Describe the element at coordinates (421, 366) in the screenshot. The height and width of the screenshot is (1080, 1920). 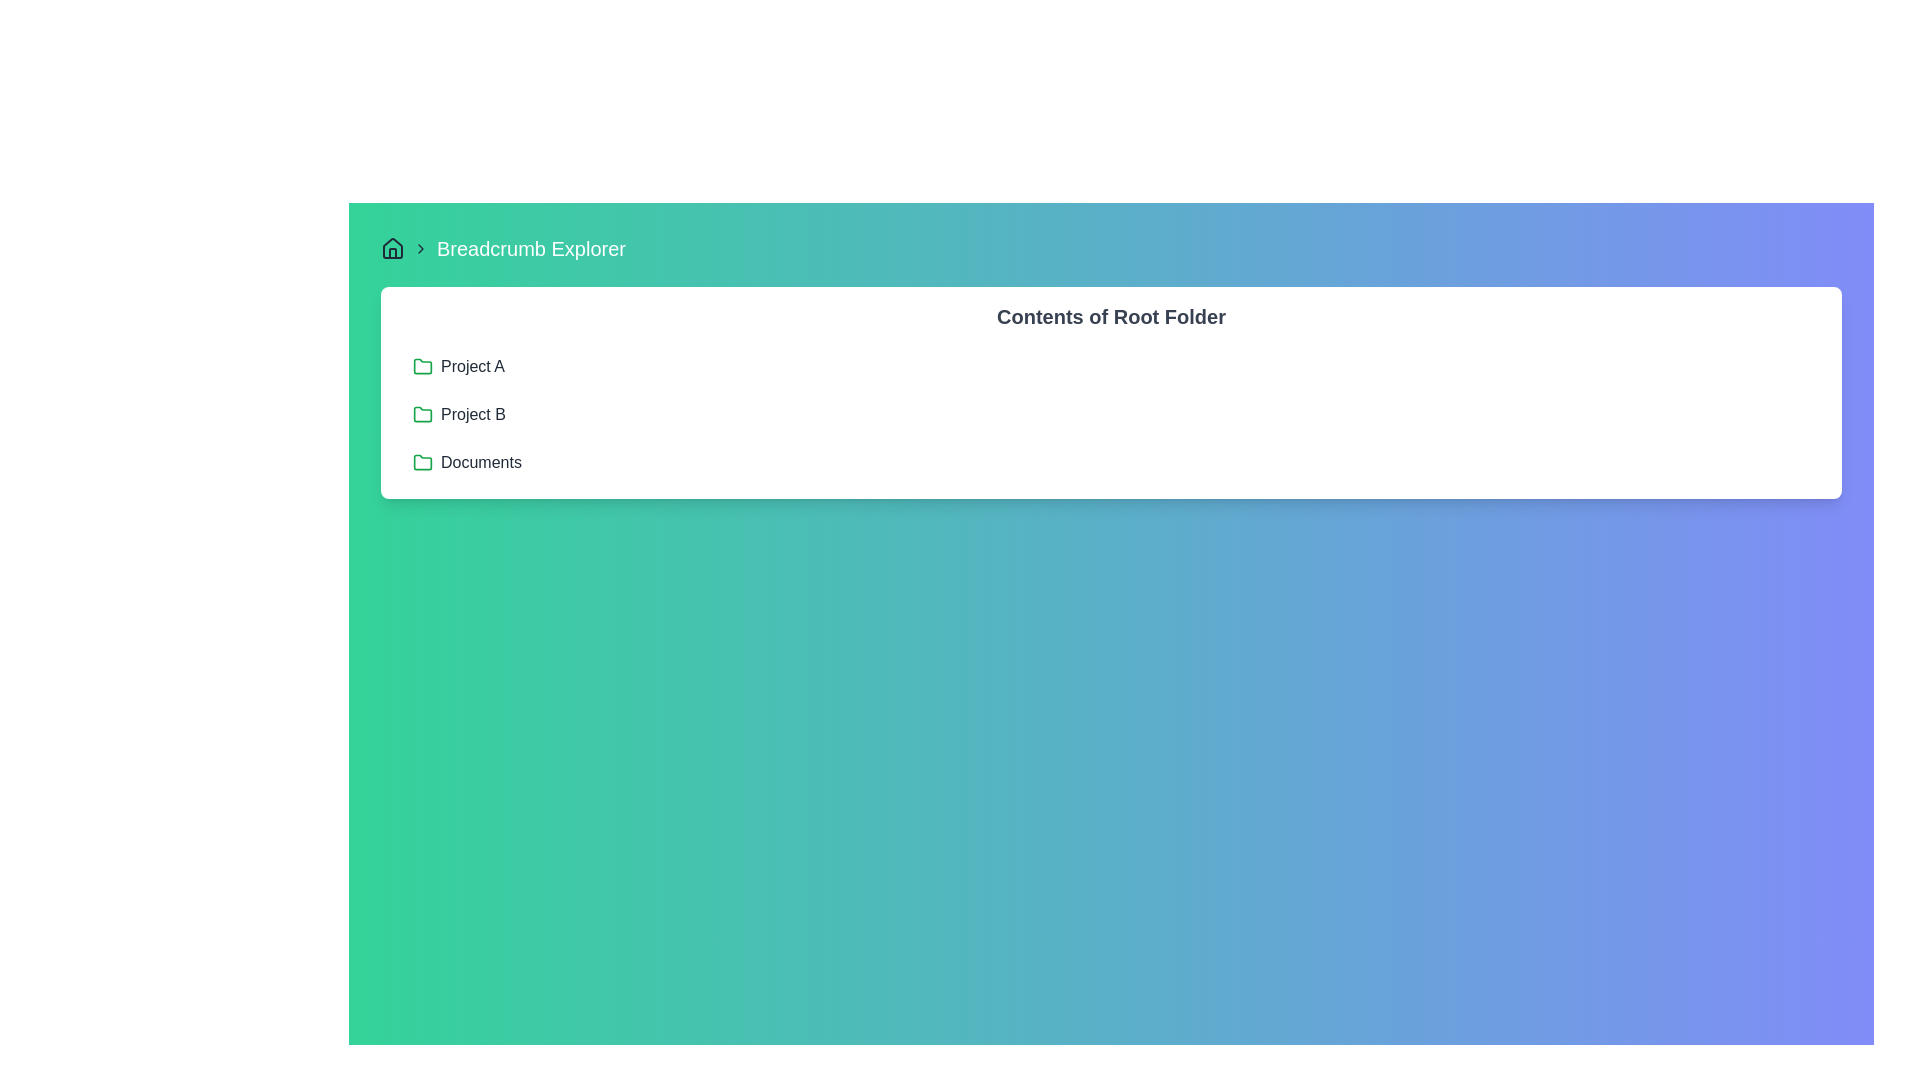
I see `the SVG graphical folder icon with a green outline located next to the text 'Project A' in the first item of the vertical list under the header 'Breadcrumb Explorer'` at that location.